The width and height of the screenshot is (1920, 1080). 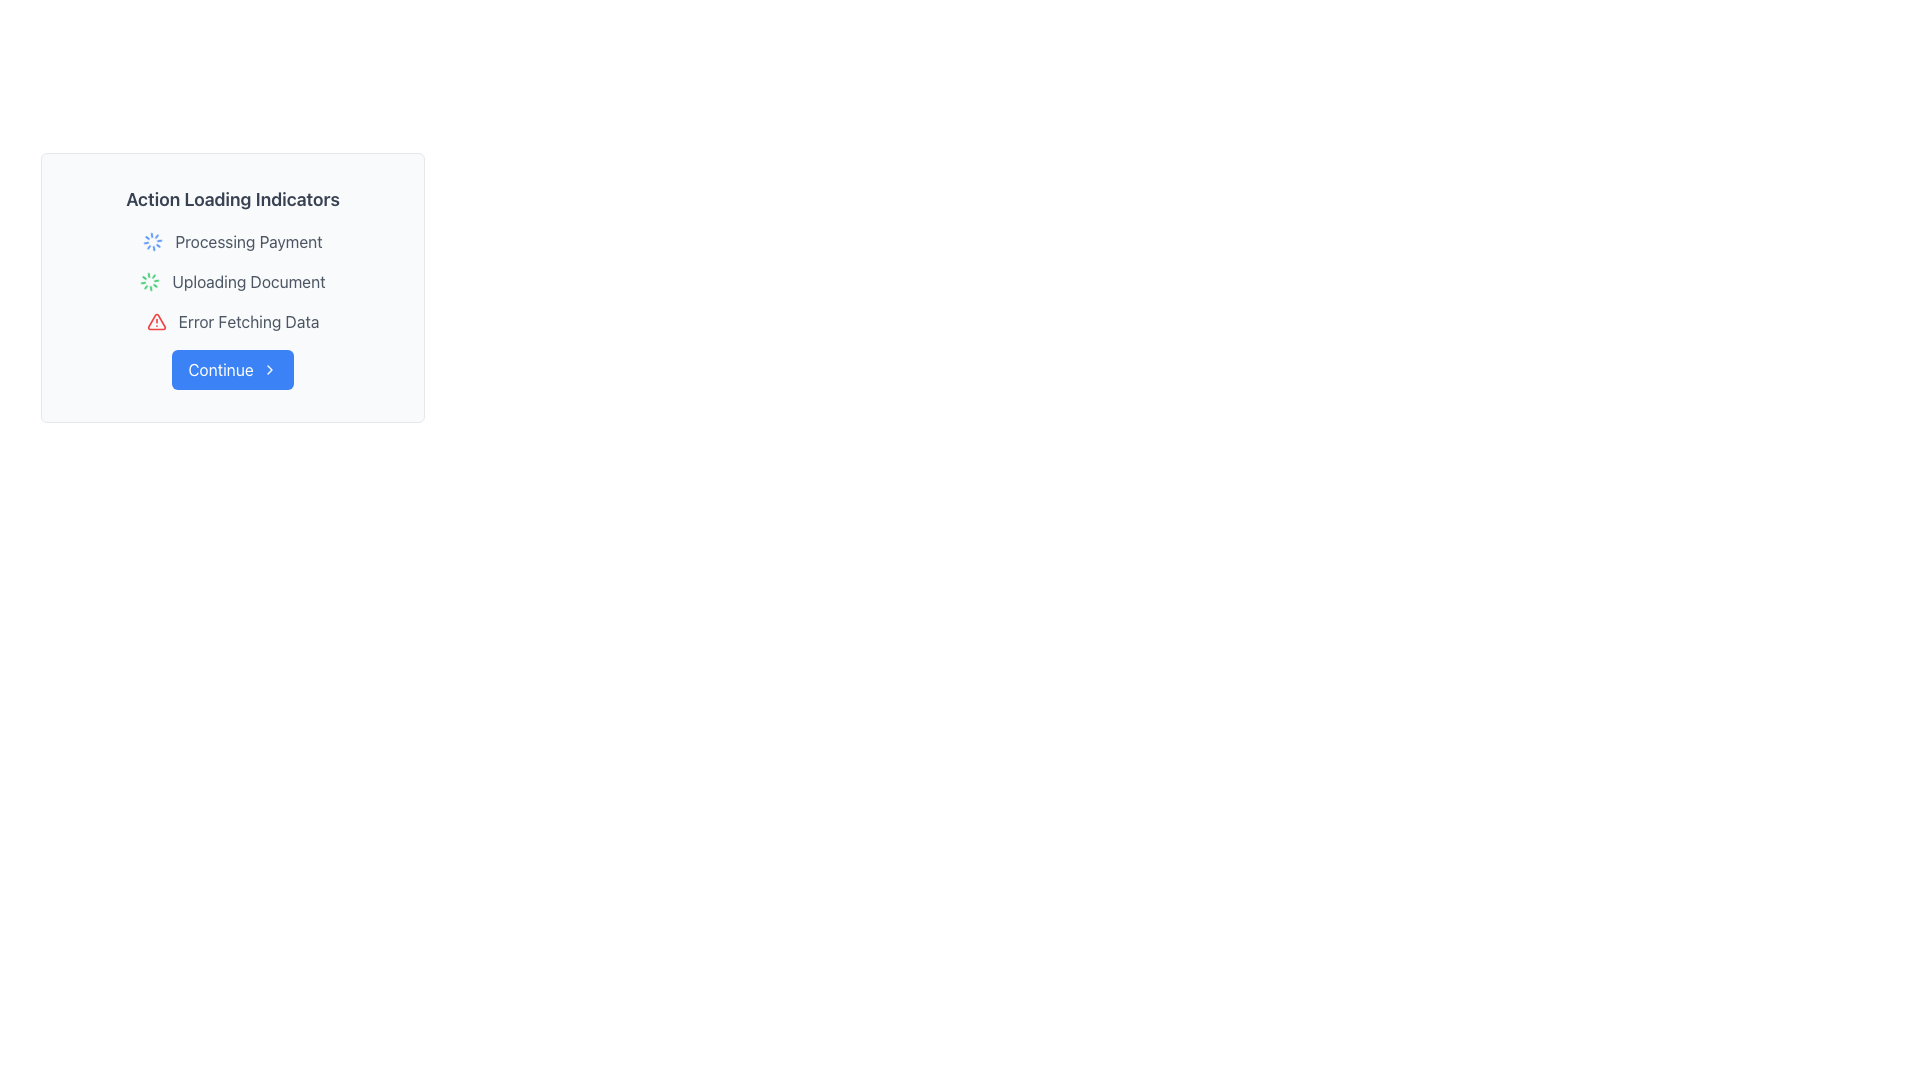 I want to click on the Informational Indicator located below the heading 'Action Loading Indicators' and above 'Uploading Document', which visually represents an ongoing process with a loader animation, so click(x=233, y=241).